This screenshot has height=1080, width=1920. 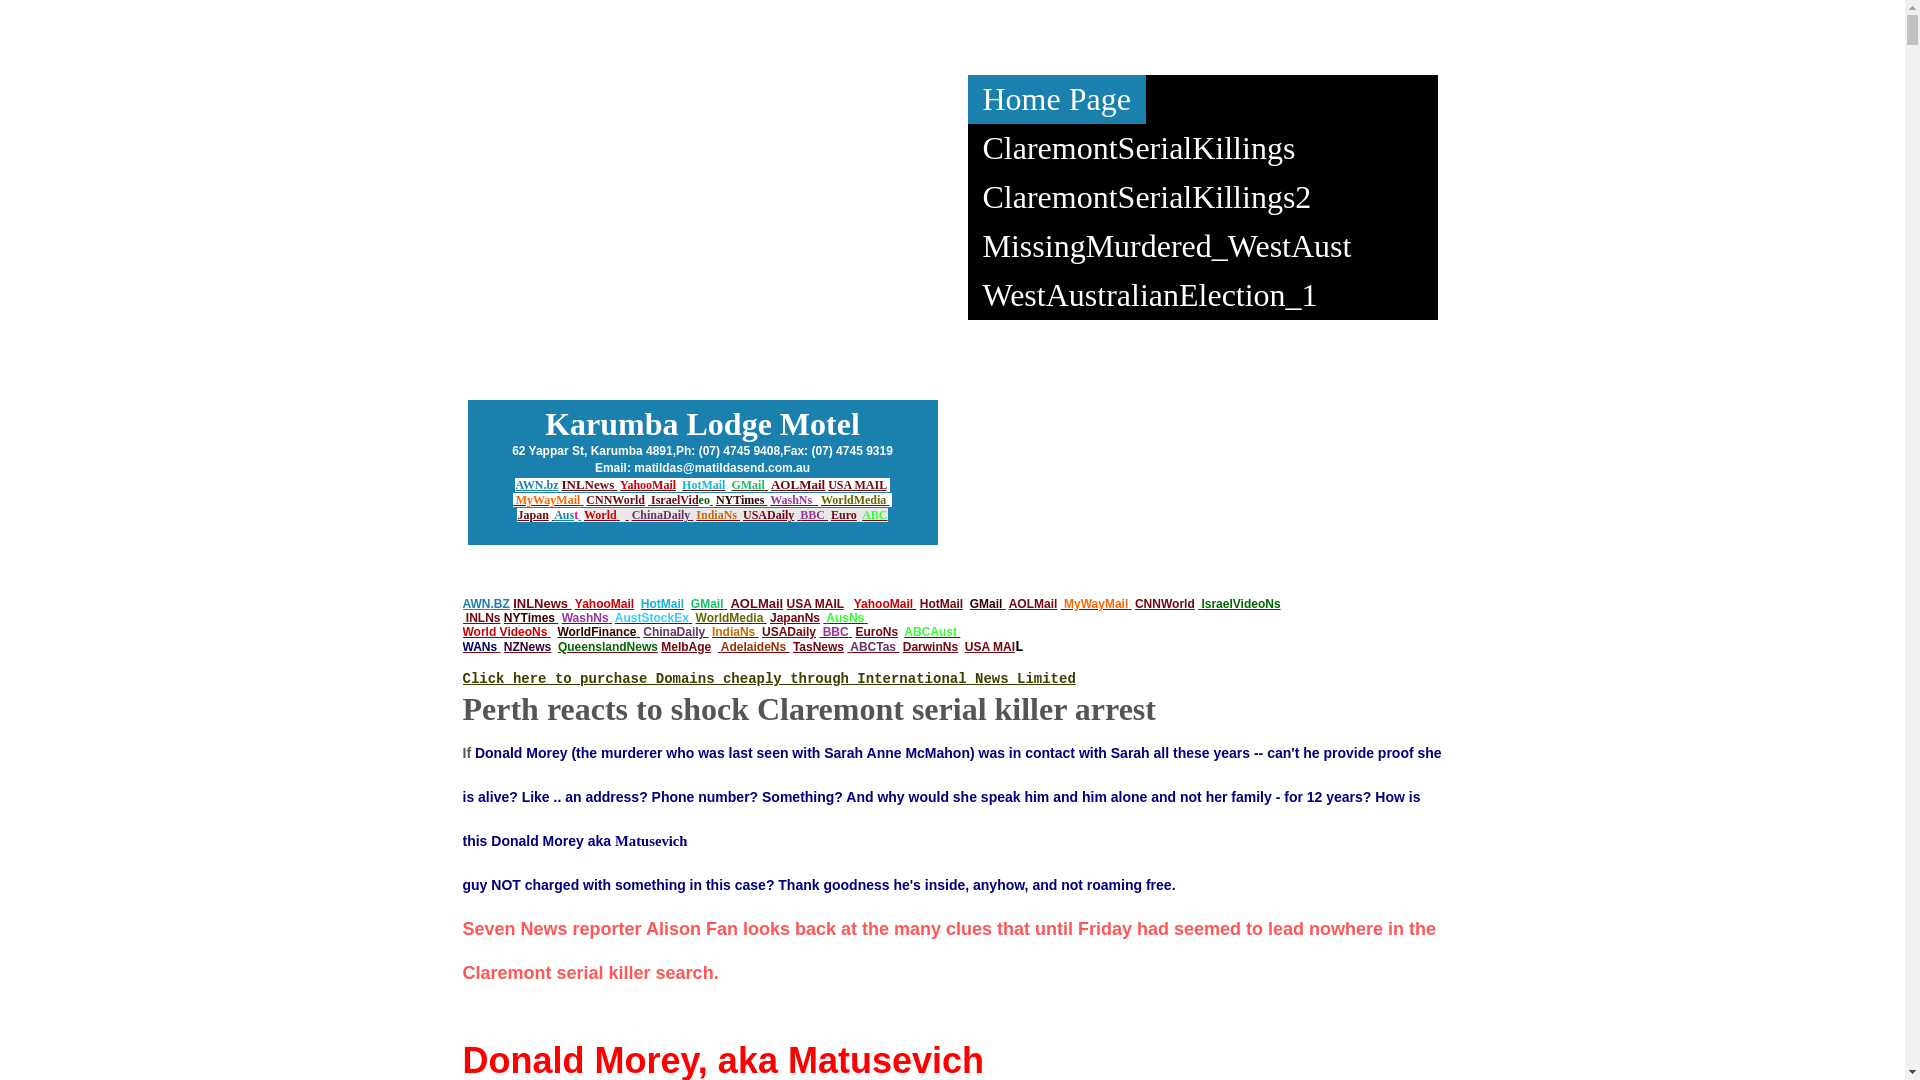 I want to click on 'WorldMedia', so click(x=820, y=499).